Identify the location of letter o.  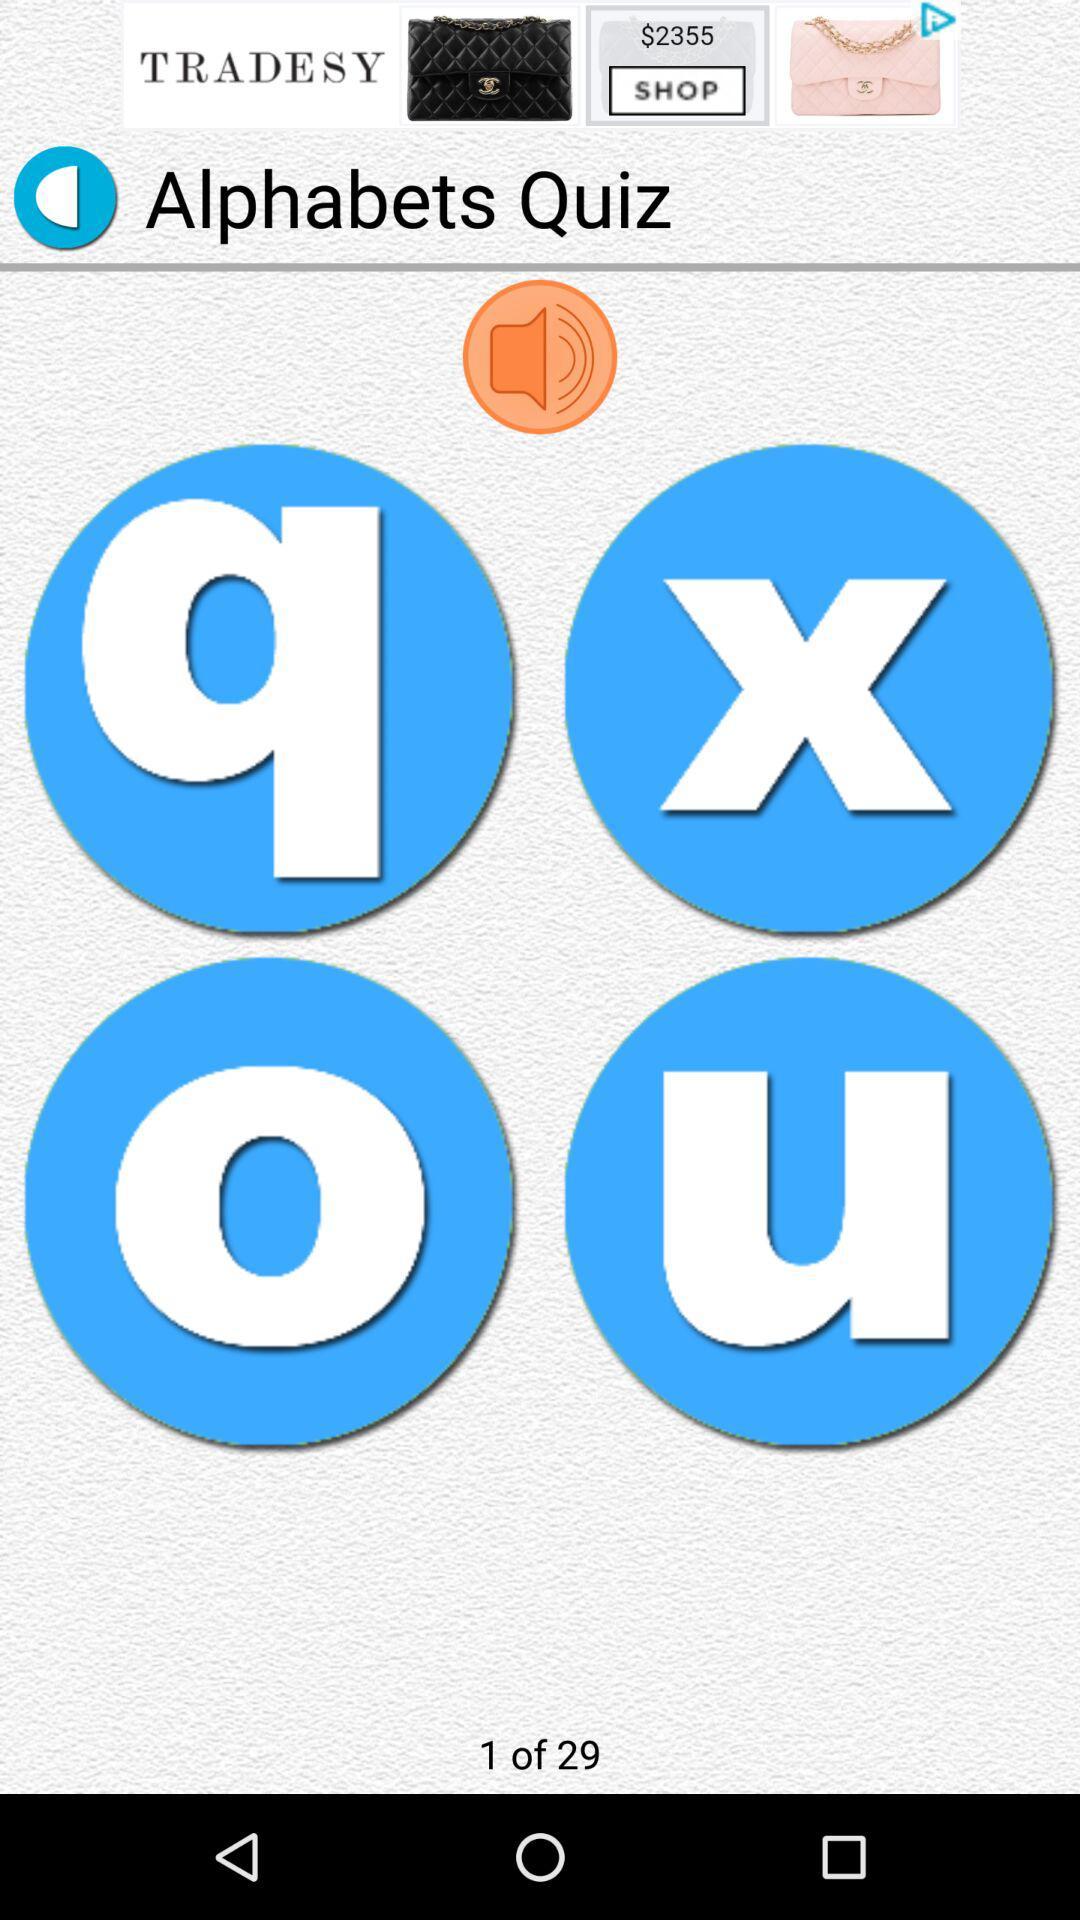
(270, 1202).